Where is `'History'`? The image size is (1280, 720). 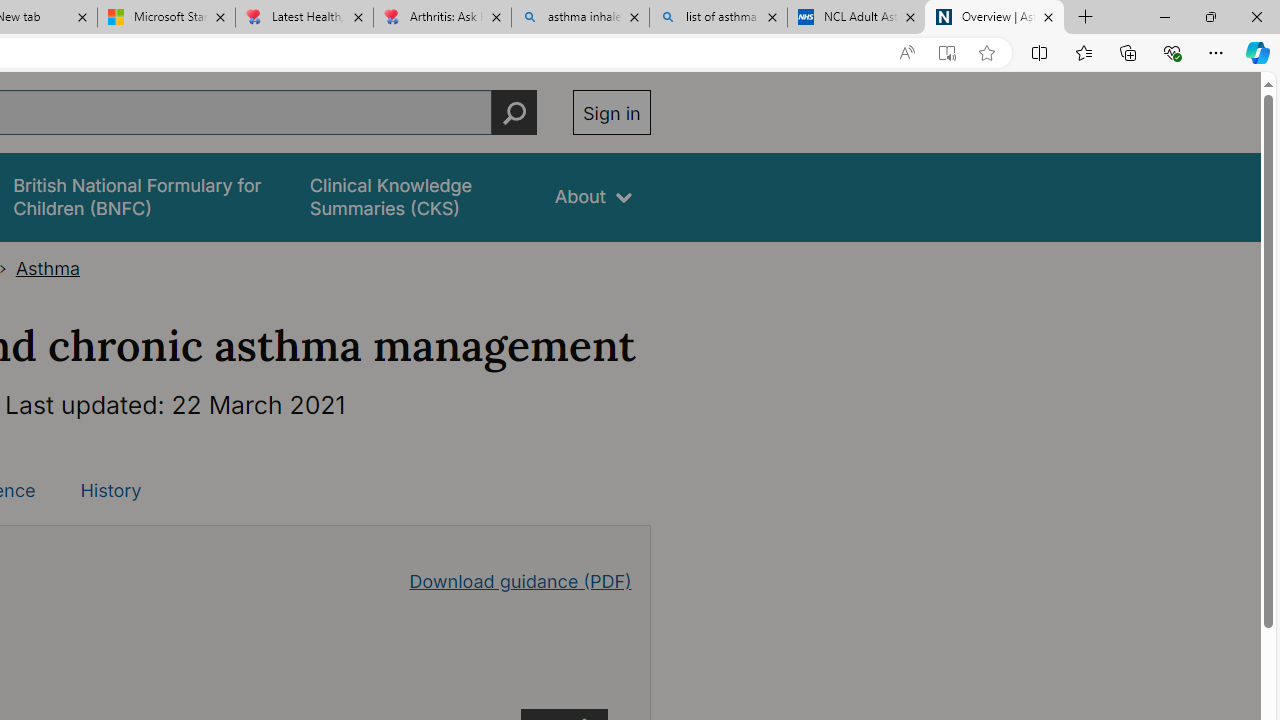
'History' is located at coordinates (109, 491).